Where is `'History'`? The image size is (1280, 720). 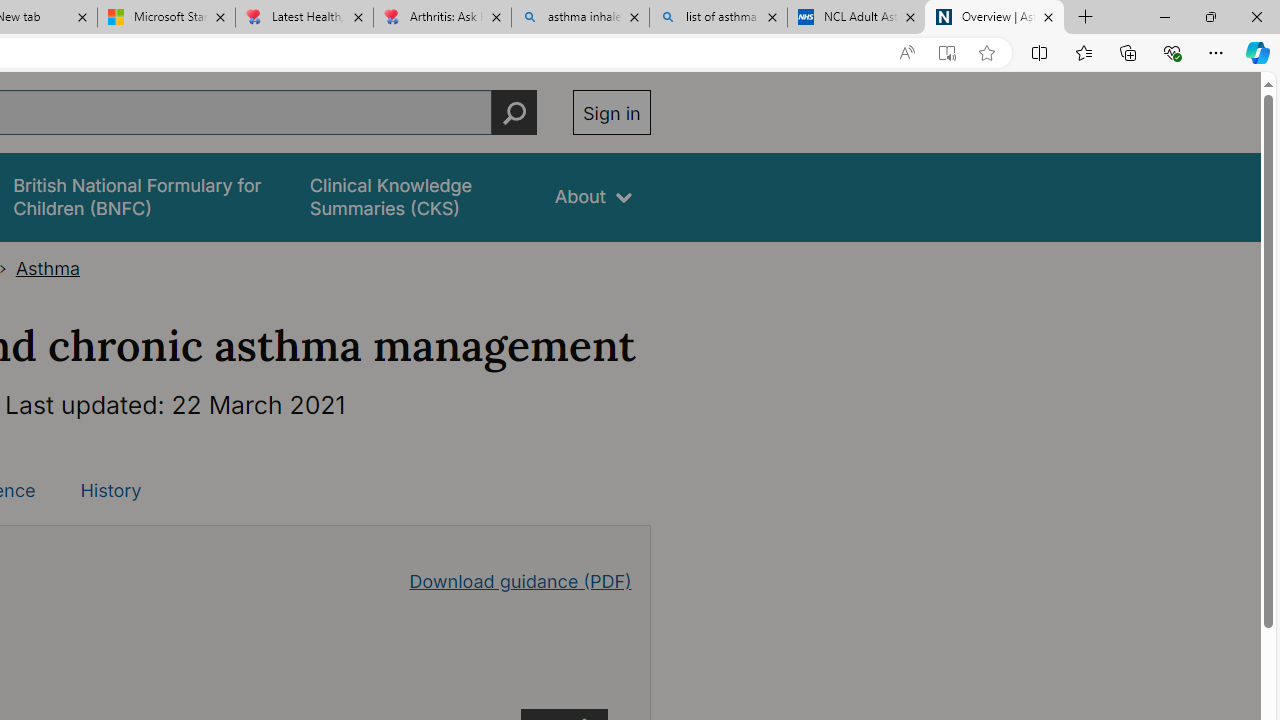
'History' is located at coordinates (109, 491).